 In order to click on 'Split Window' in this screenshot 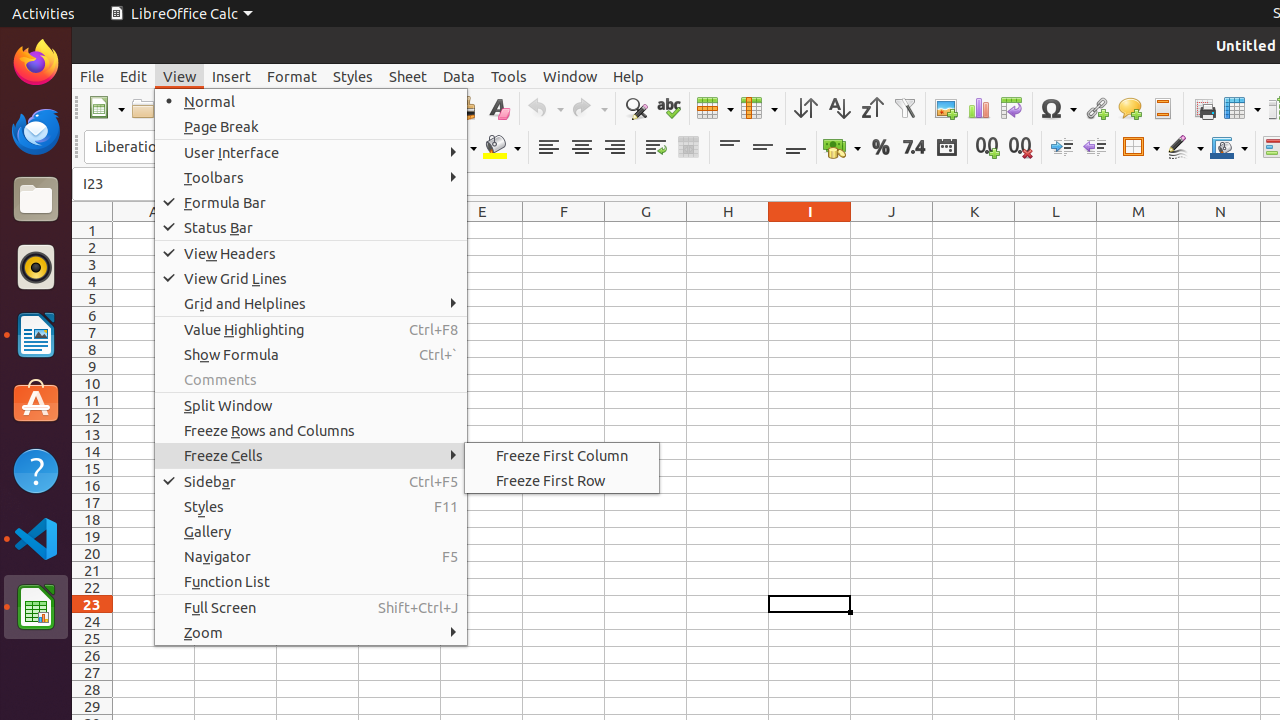, I will do `click(310, 405)`.